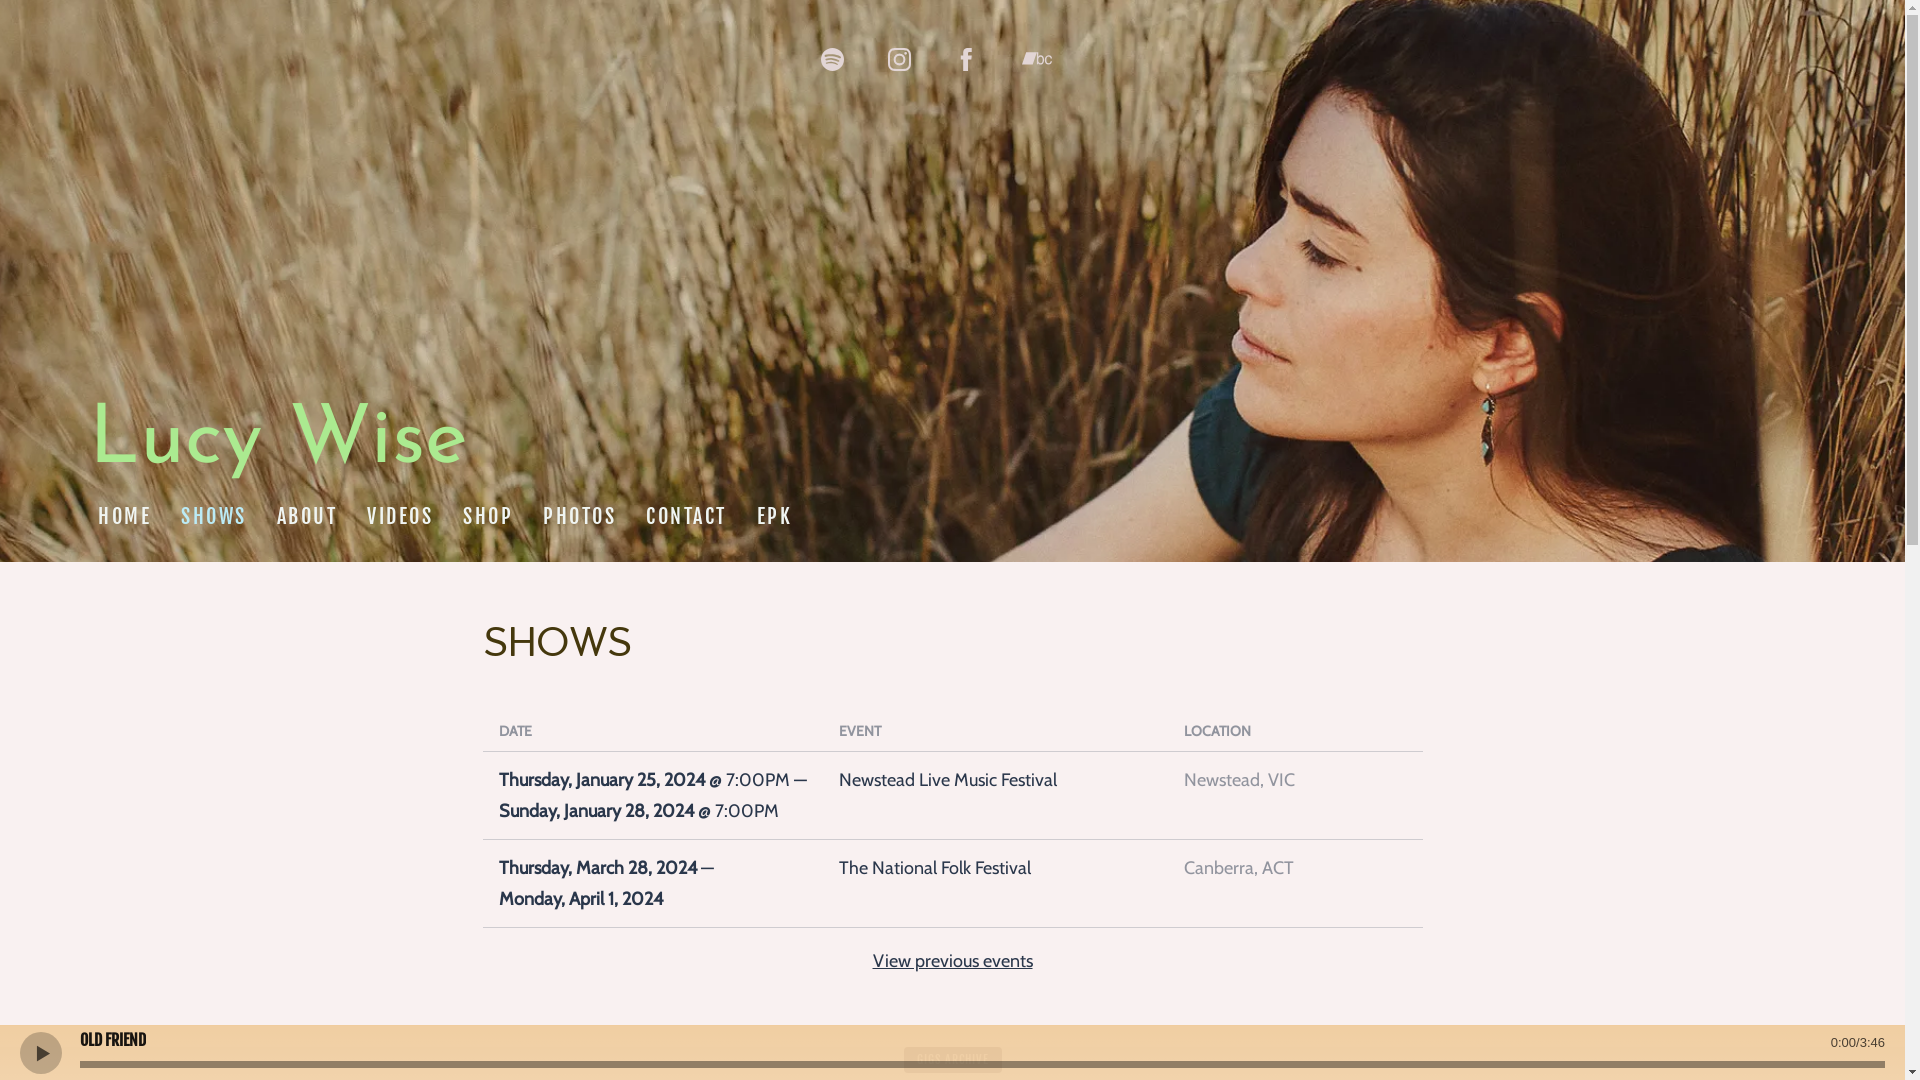  I want to click on 'Newstead Live Music Festival', so click(838, 779).